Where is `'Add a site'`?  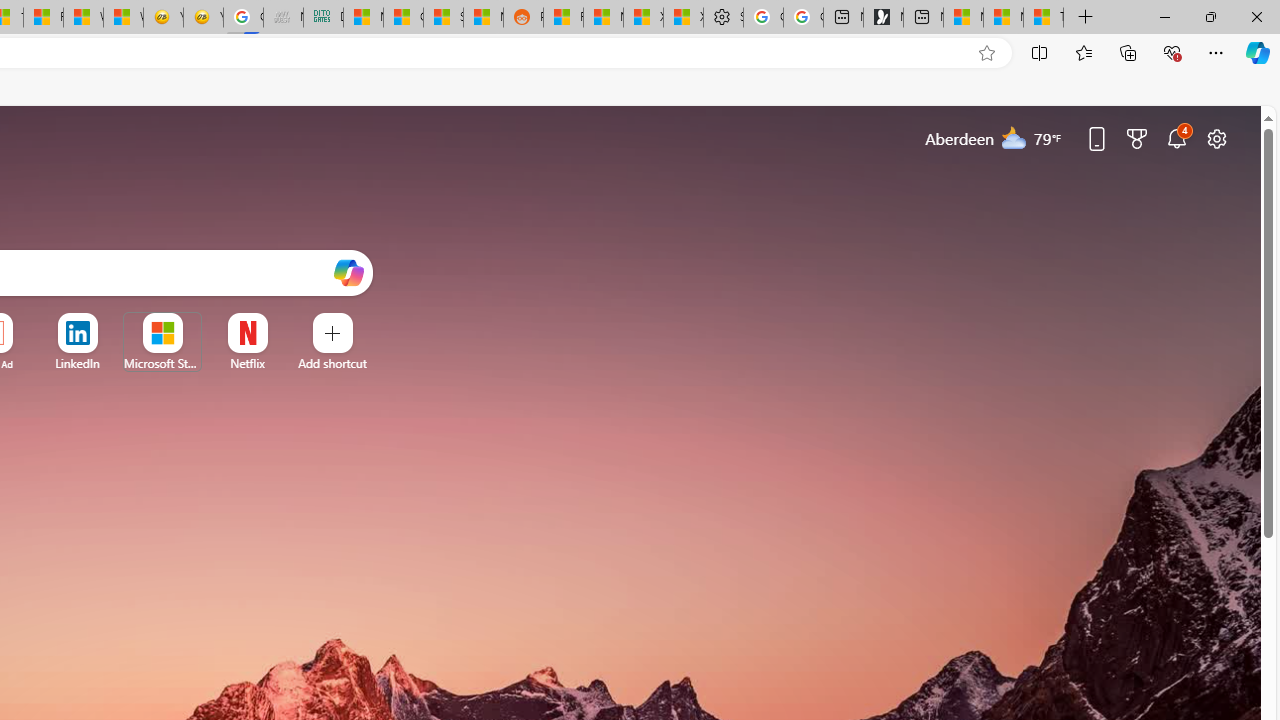 'Add a site' is located at coordinates (332, 363).